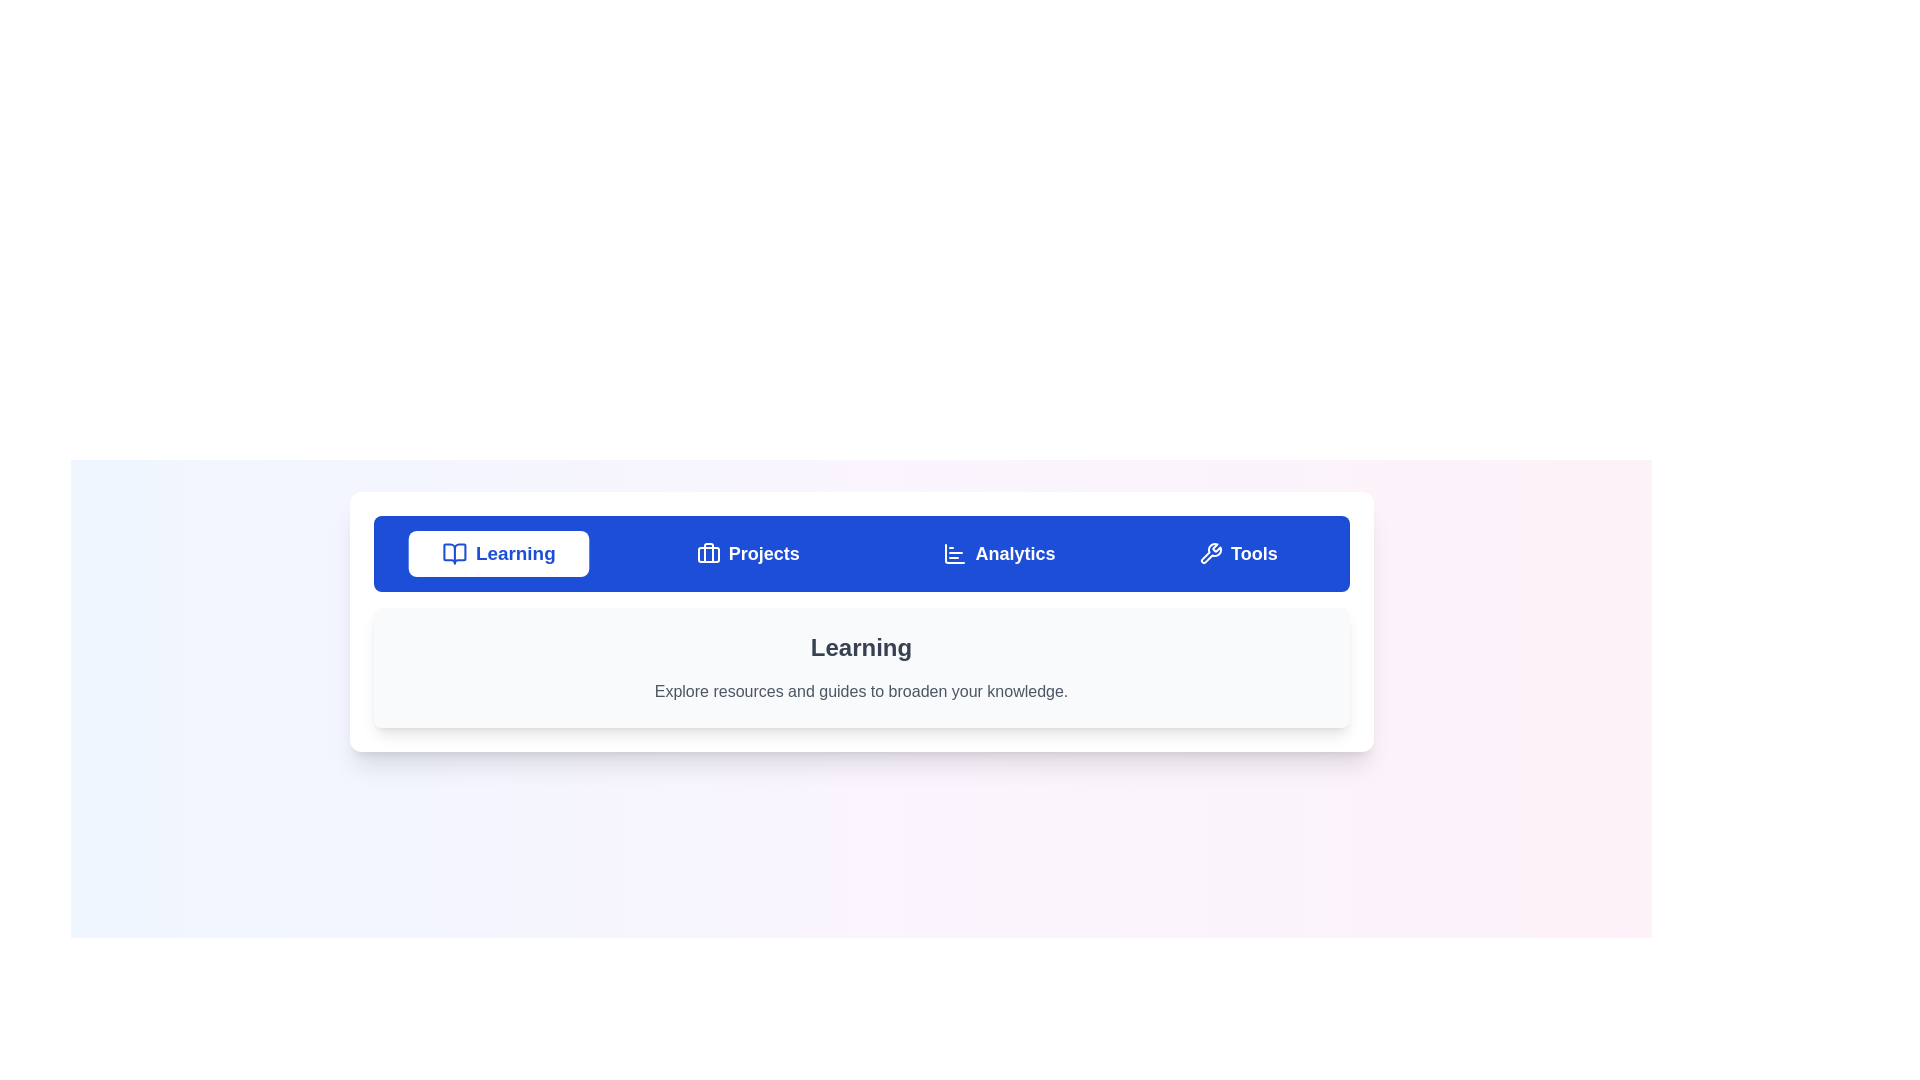 The height and width of the screenshot is (1080, 1920). I want to click on text that states 'Explore resources and guides to broaden your knowledge.' which is styled in medium gray color and is center aligned, located below the heading 'Learning', so click(861, 690).